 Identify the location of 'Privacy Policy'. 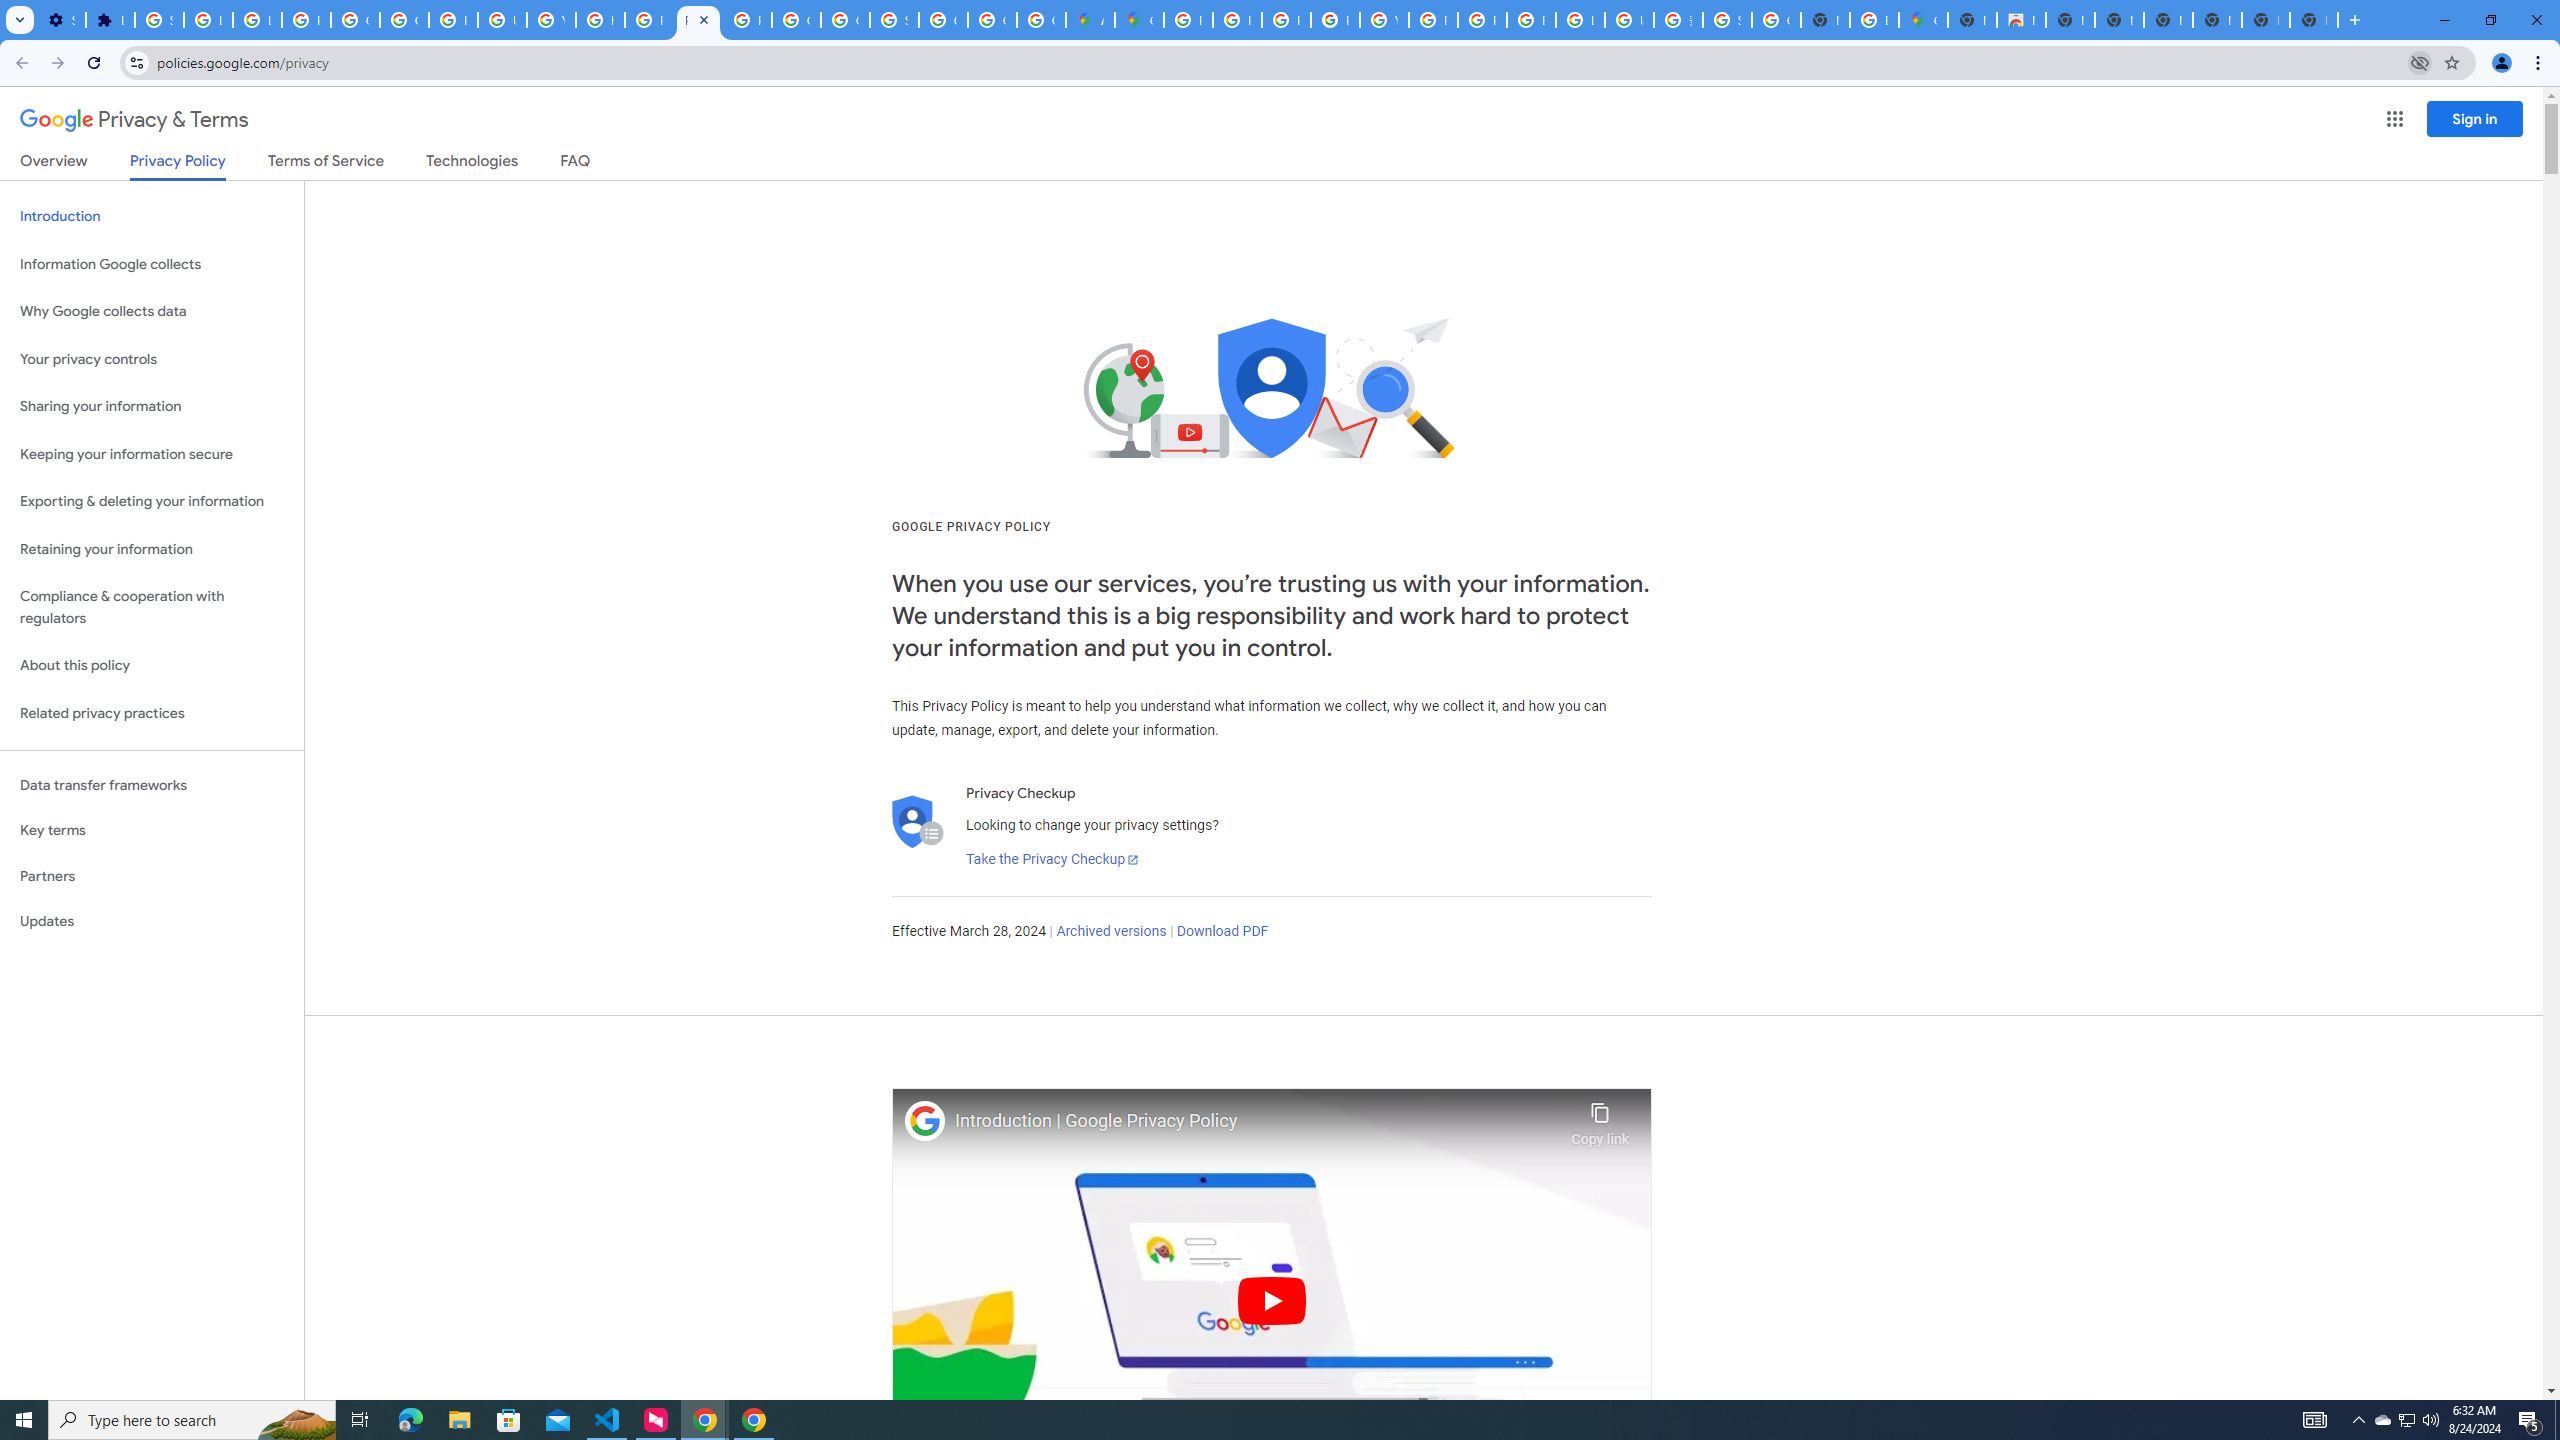
(175, 165).